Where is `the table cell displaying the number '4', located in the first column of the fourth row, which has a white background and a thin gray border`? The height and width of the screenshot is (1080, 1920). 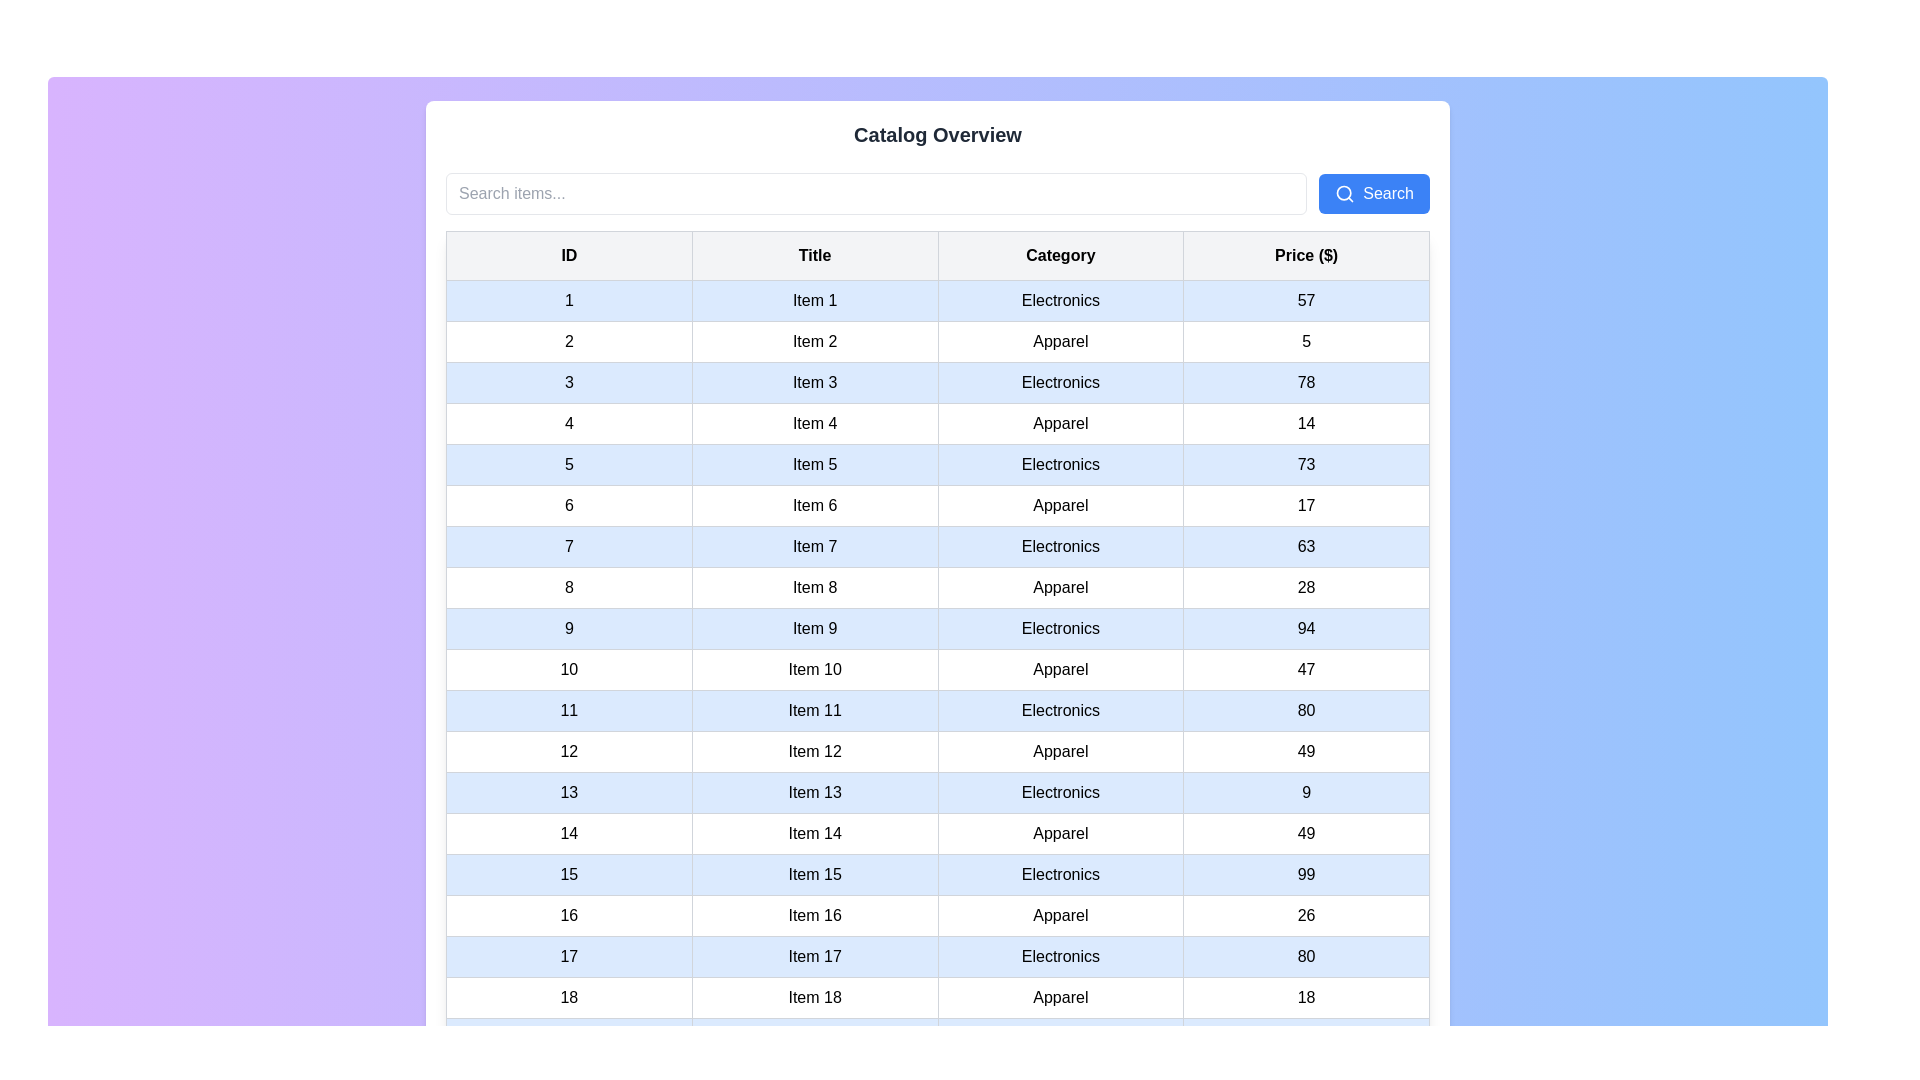 the table cell displaying the number '4', located in the first column of the fourth row, which has a white background and a thin gray border is located at coordinates (568, 423).